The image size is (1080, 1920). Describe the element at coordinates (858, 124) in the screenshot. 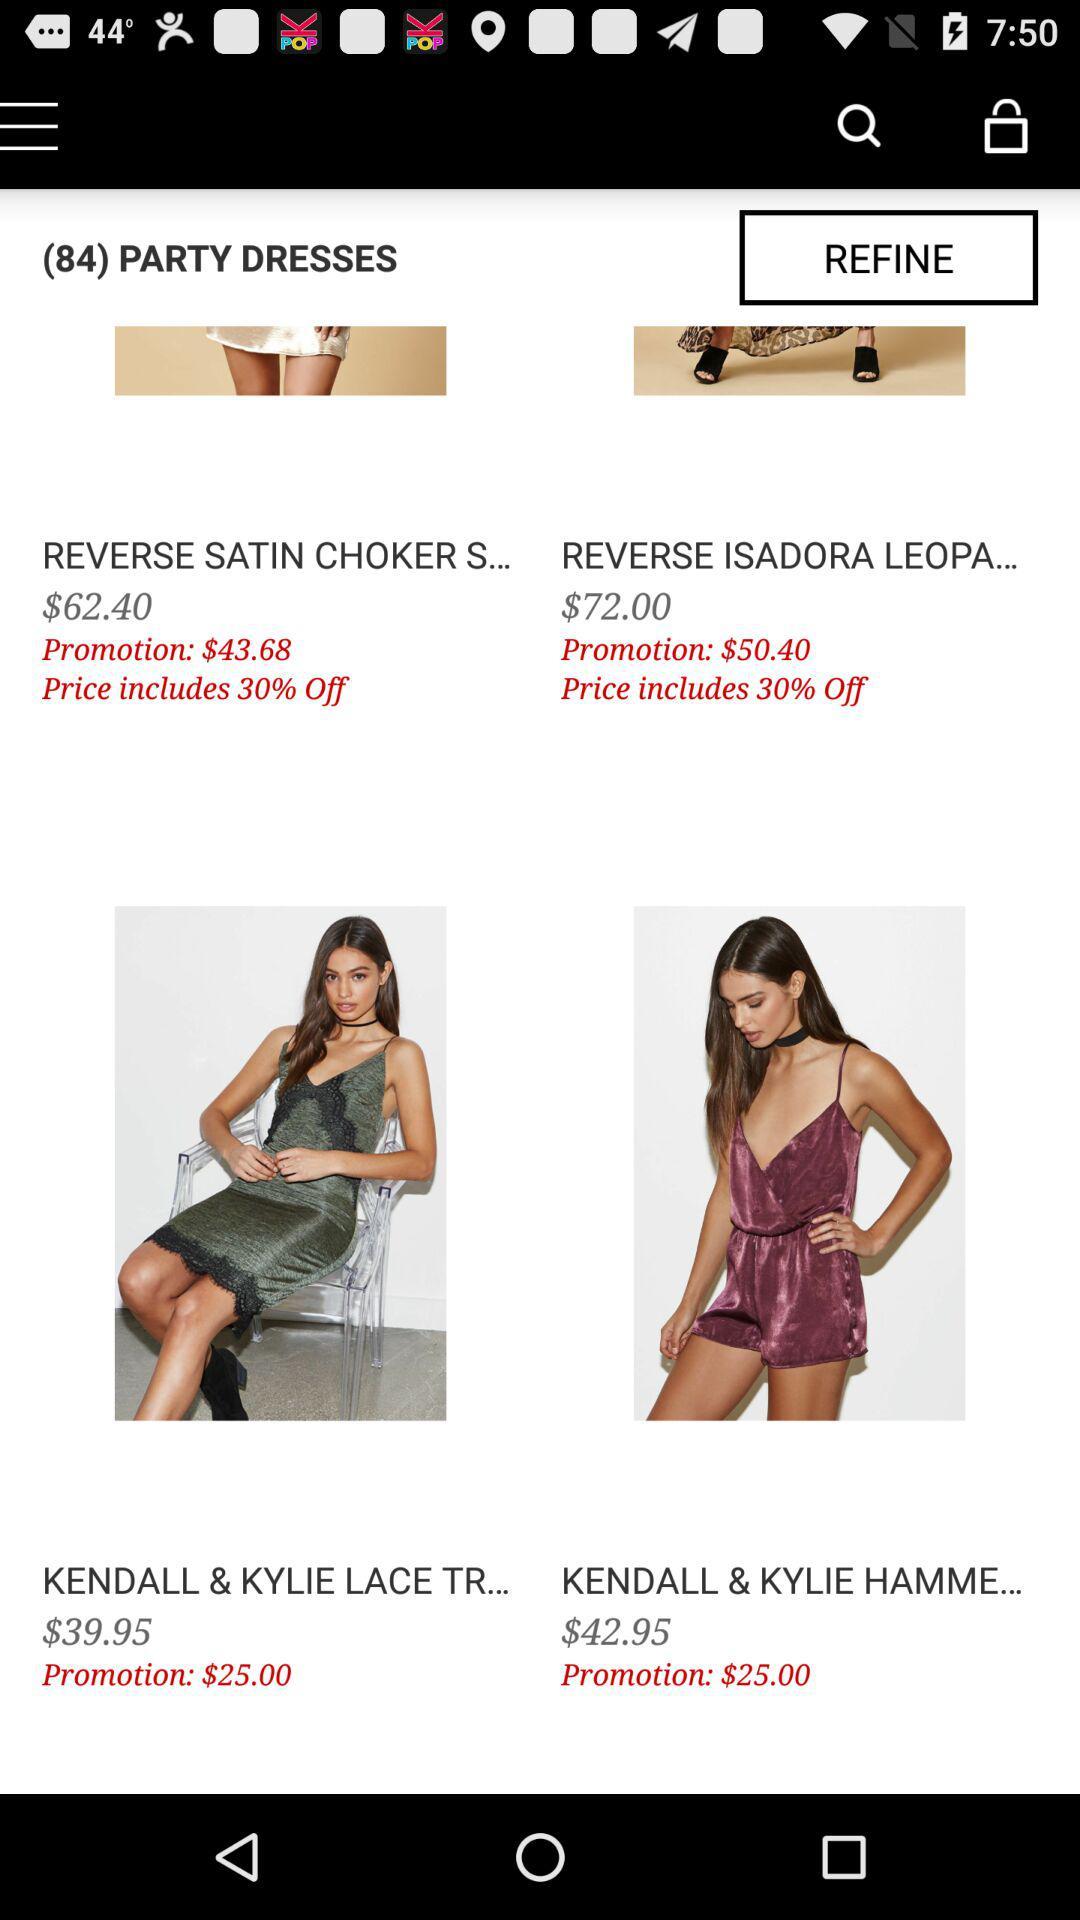

I see `the icon above the refine` at that location.